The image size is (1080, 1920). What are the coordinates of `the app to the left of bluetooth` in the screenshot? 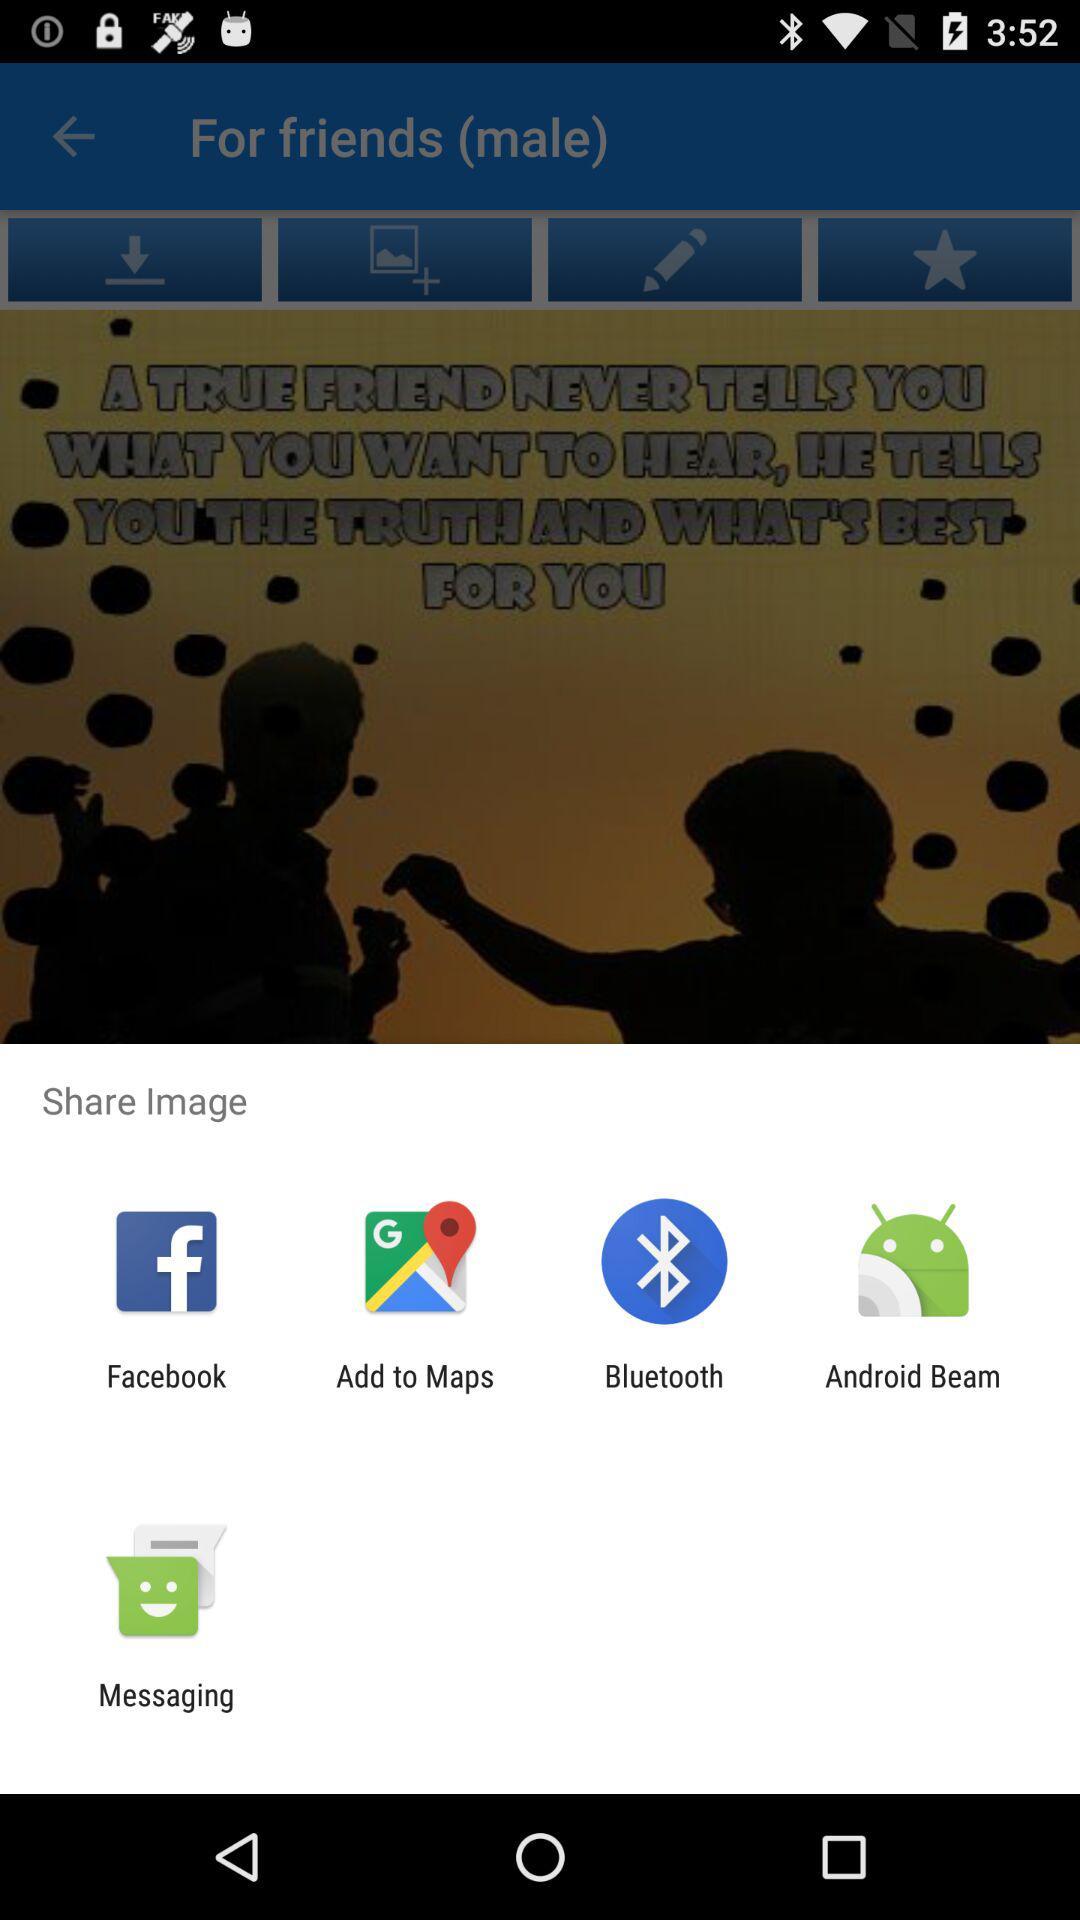 It's located at (414, 1392).